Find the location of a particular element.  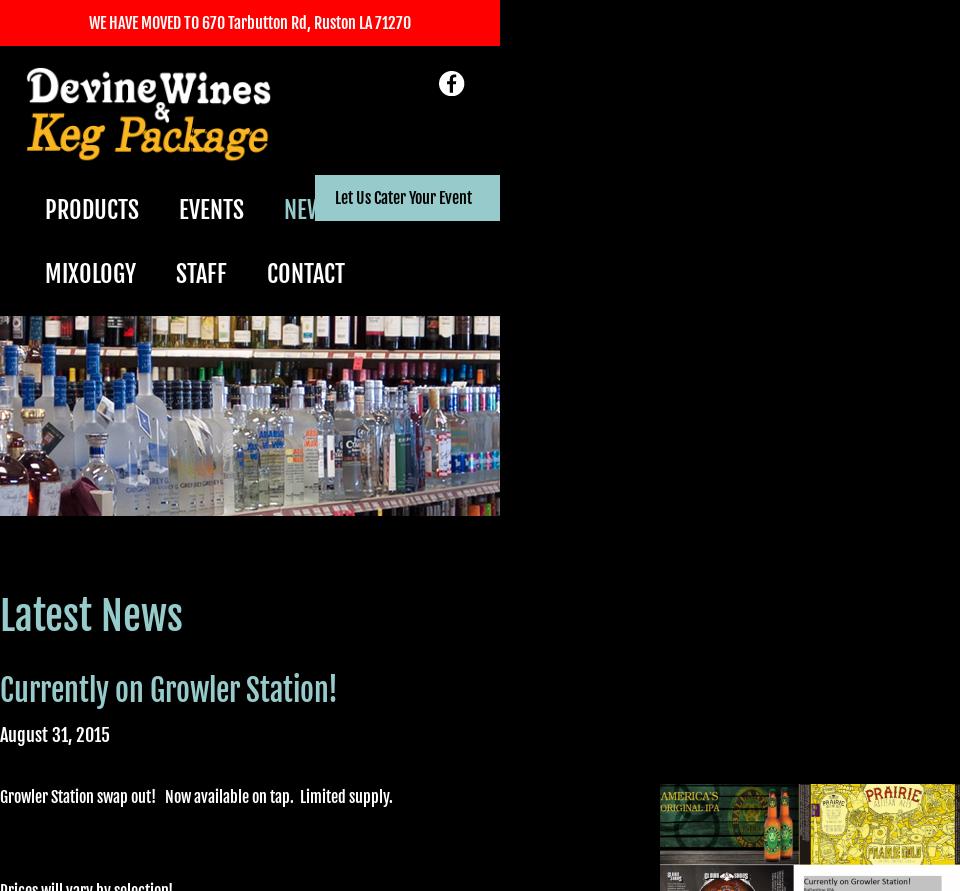

'Growler Station swap out!   Now available on tap.  Limited supply.' is located at coordinates (196, 796).